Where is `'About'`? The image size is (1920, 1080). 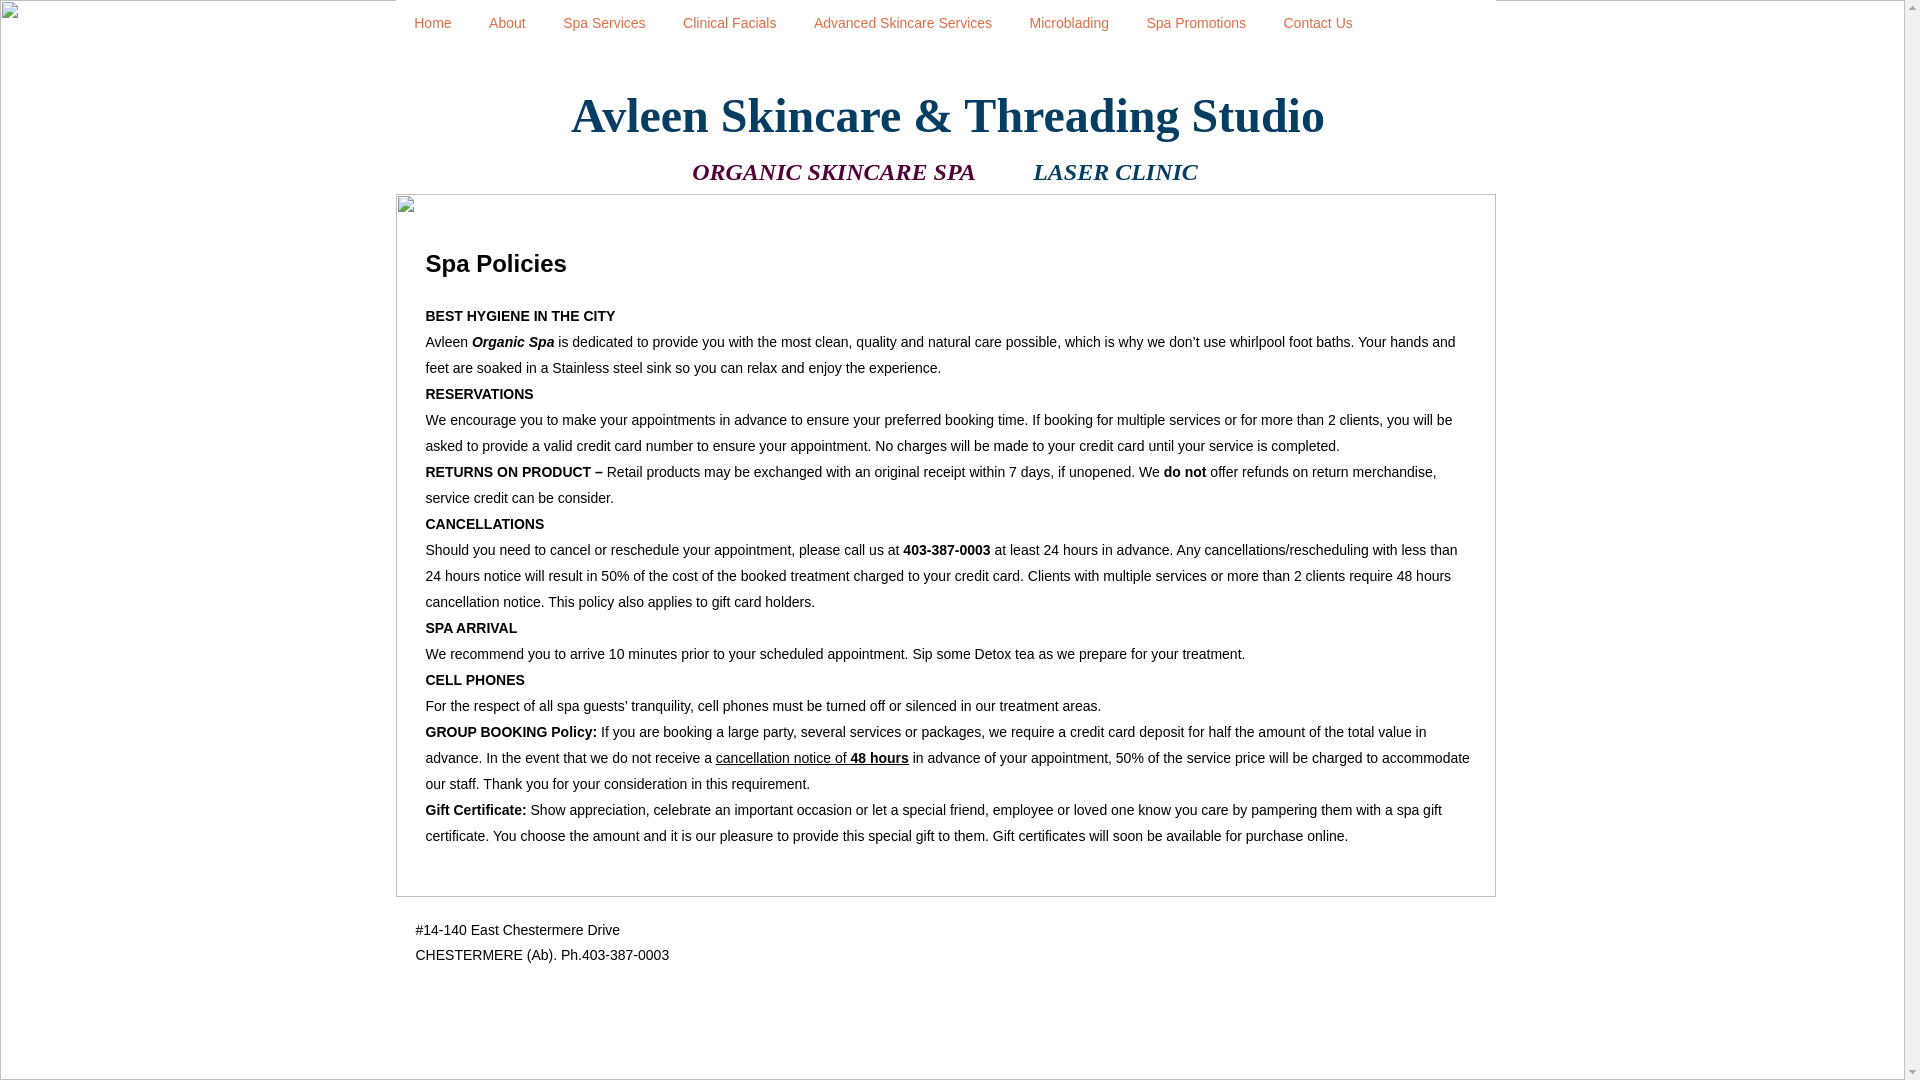
'About' is located at coordinates (507, 23).